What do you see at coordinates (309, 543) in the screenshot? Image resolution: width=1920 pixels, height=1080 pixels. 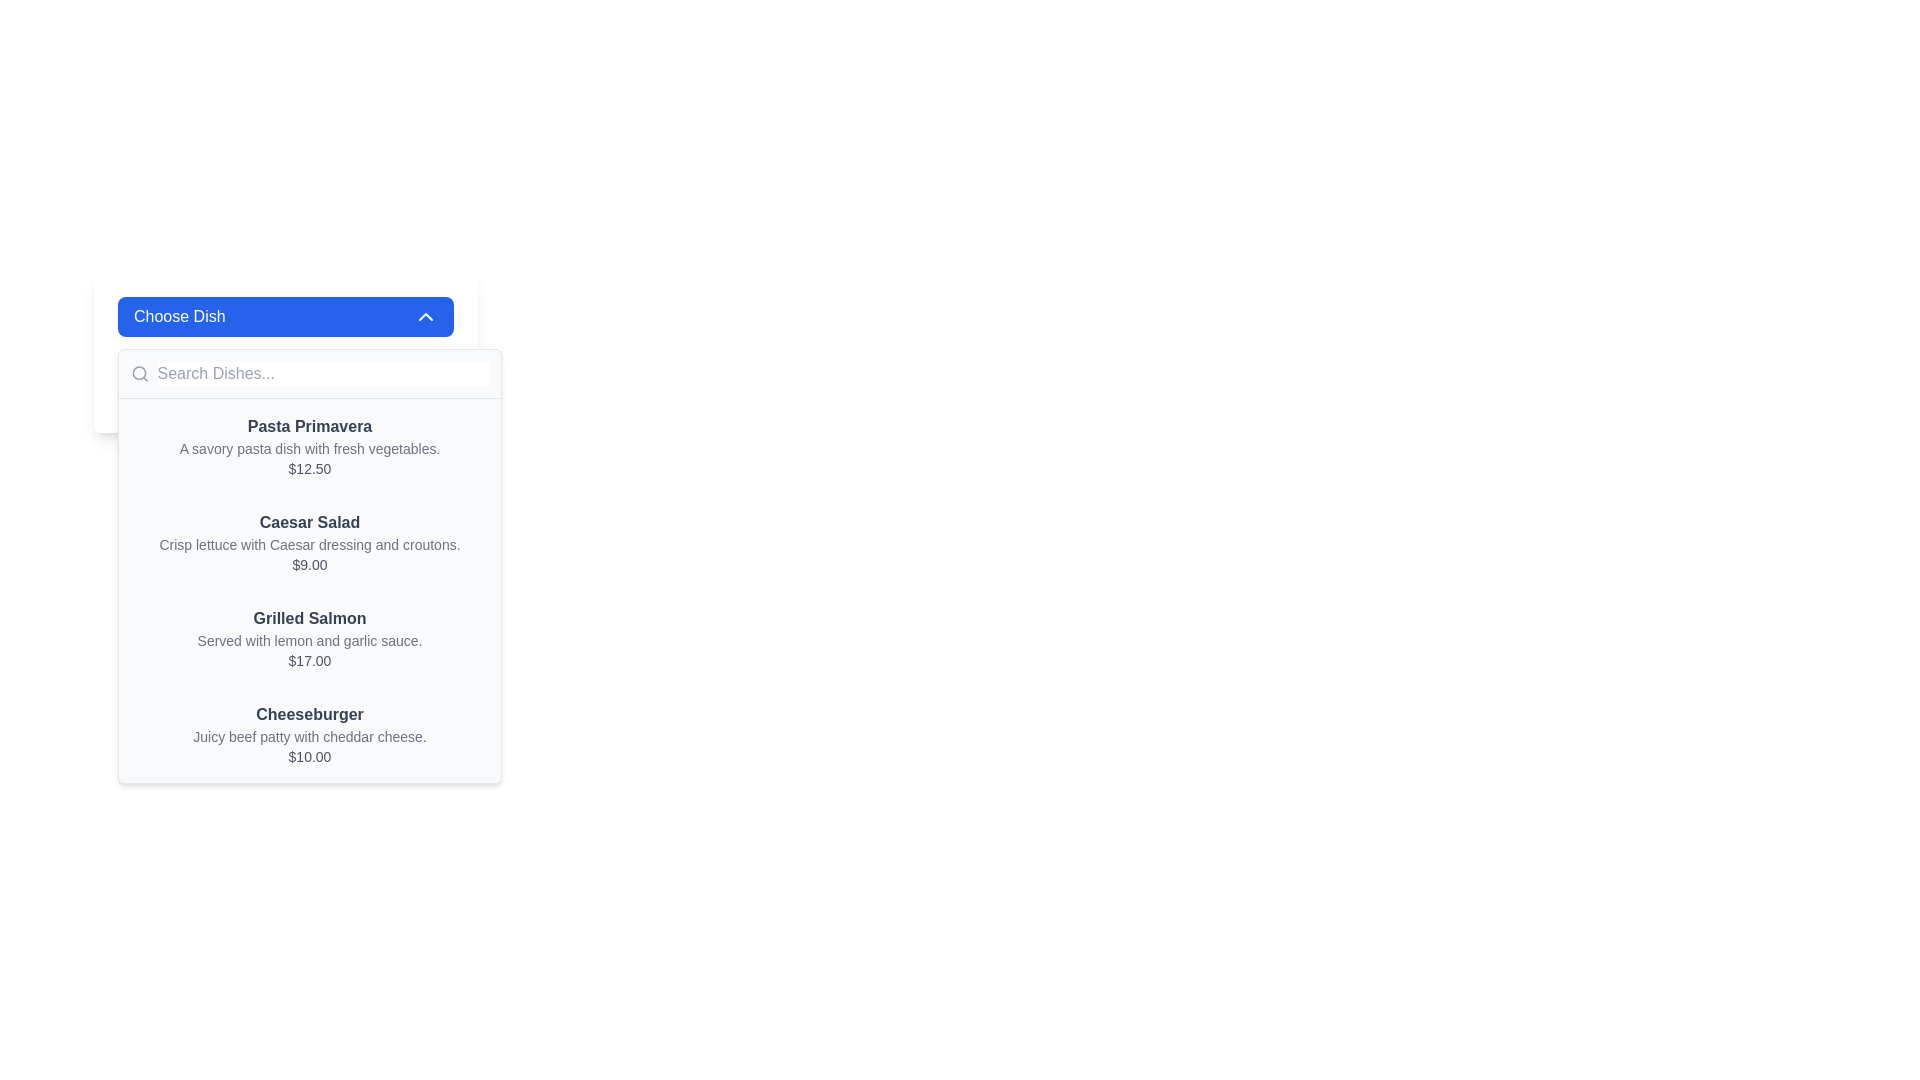 I see `the 'Caesar Salad' menu item` at bounding box center [309, 543].